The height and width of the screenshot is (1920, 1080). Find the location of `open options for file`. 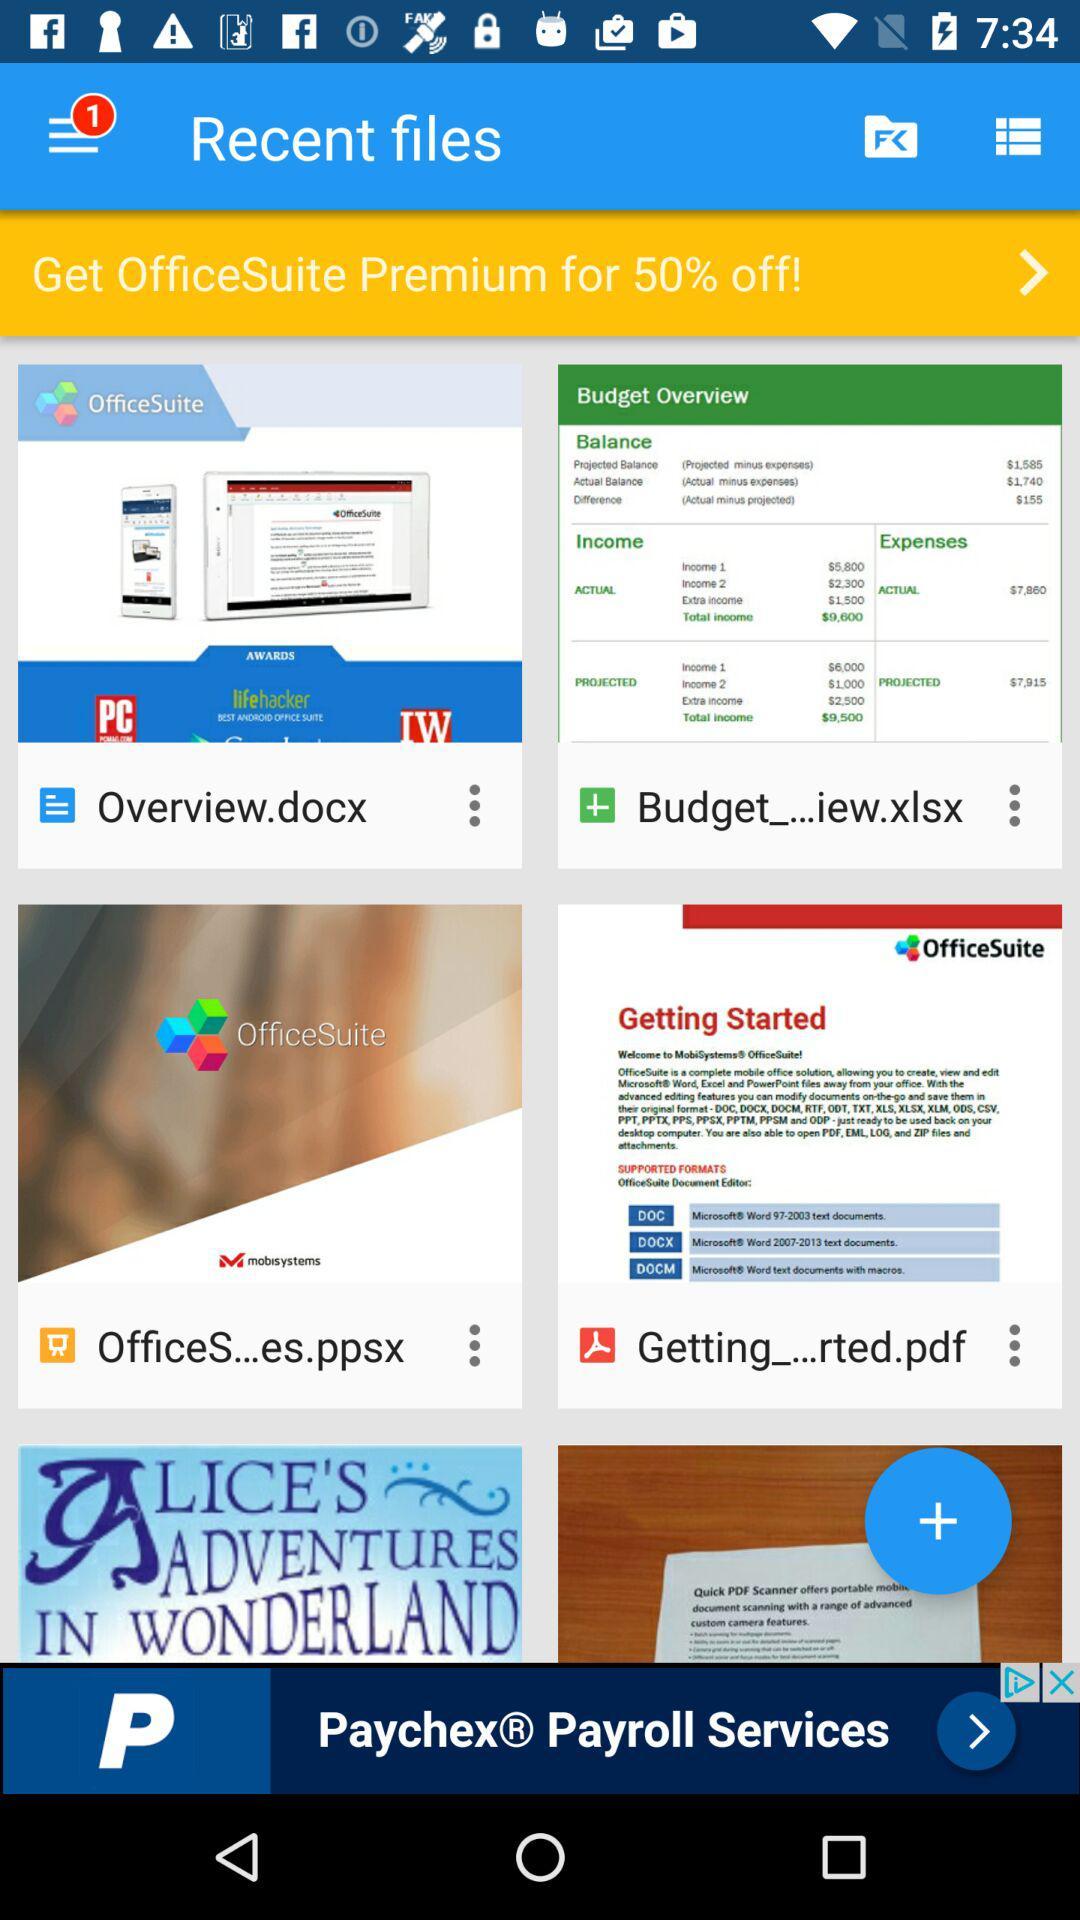

open options for file is located at coordinates (474, 1345).